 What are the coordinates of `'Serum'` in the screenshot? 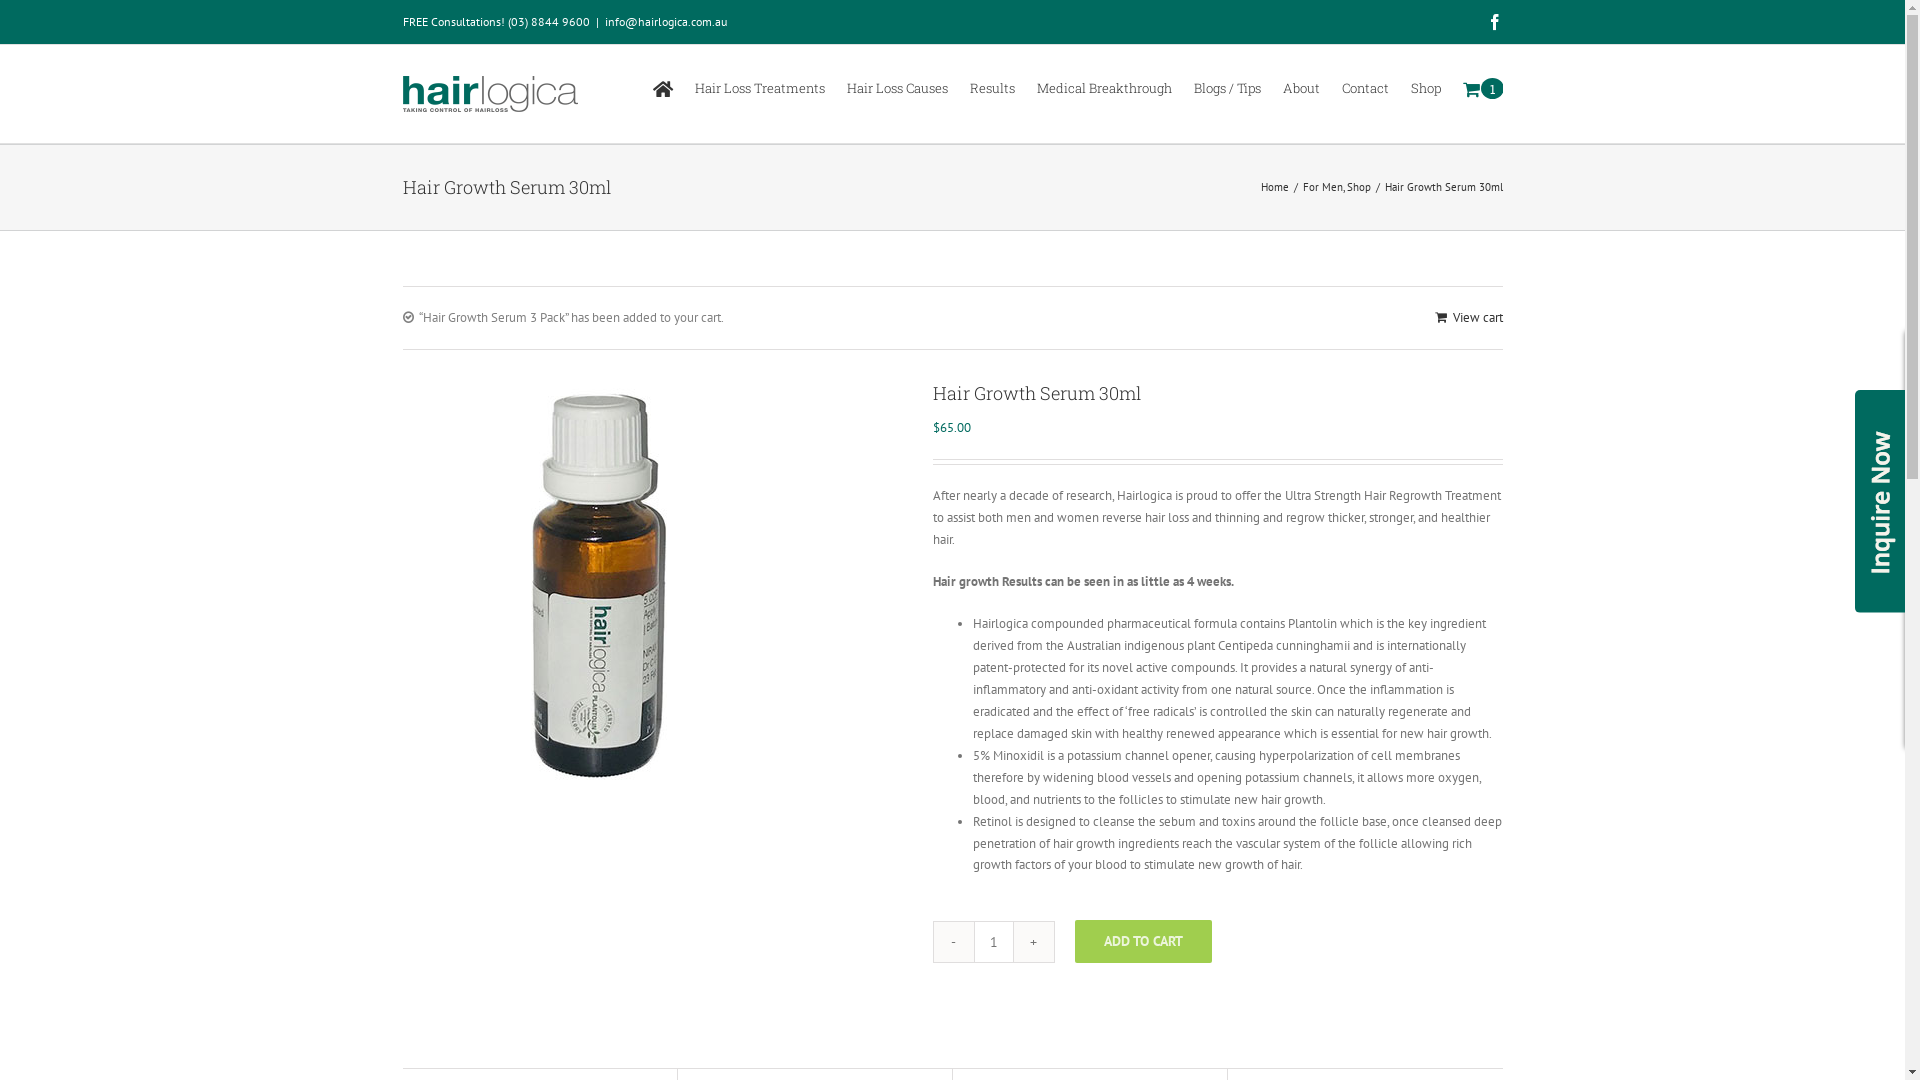 It's located at (600, 579).